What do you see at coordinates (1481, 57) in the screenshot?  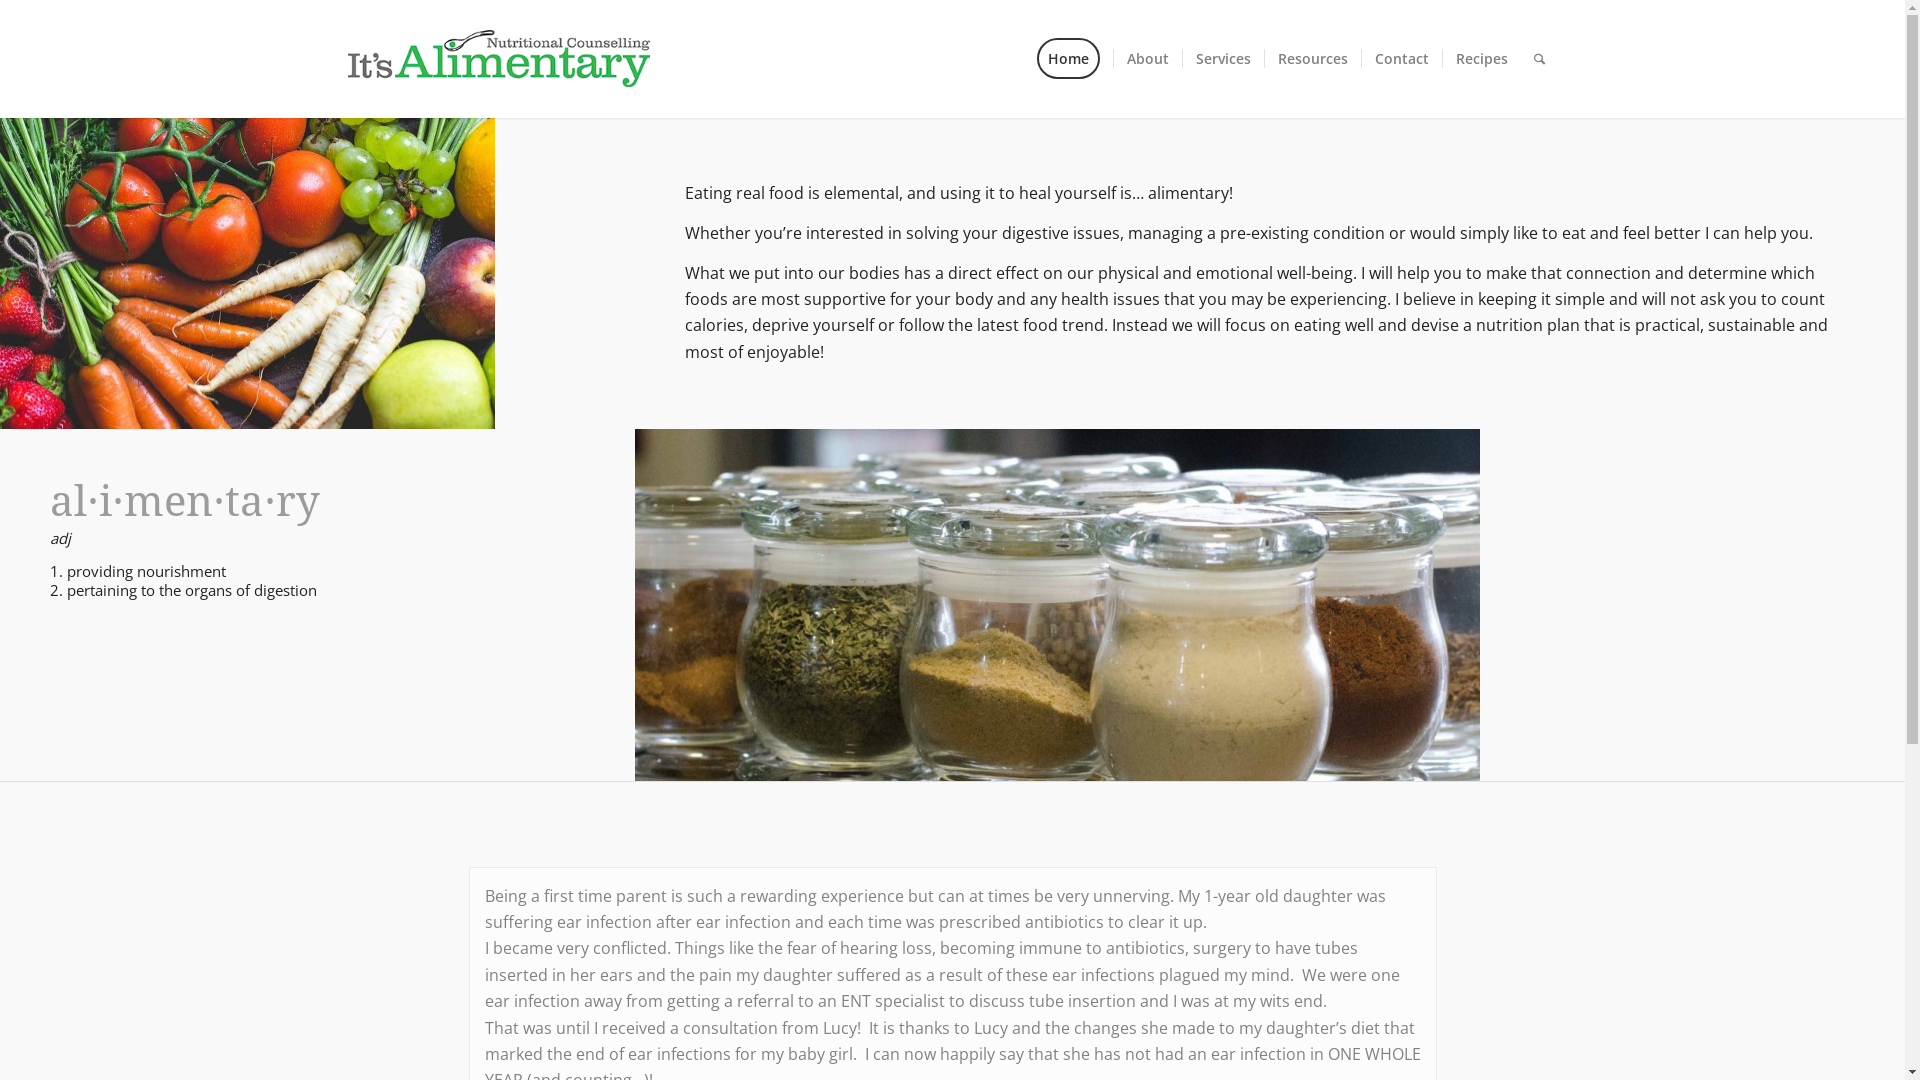 I see `'Recipes'` at bounding box center [1481, 57].